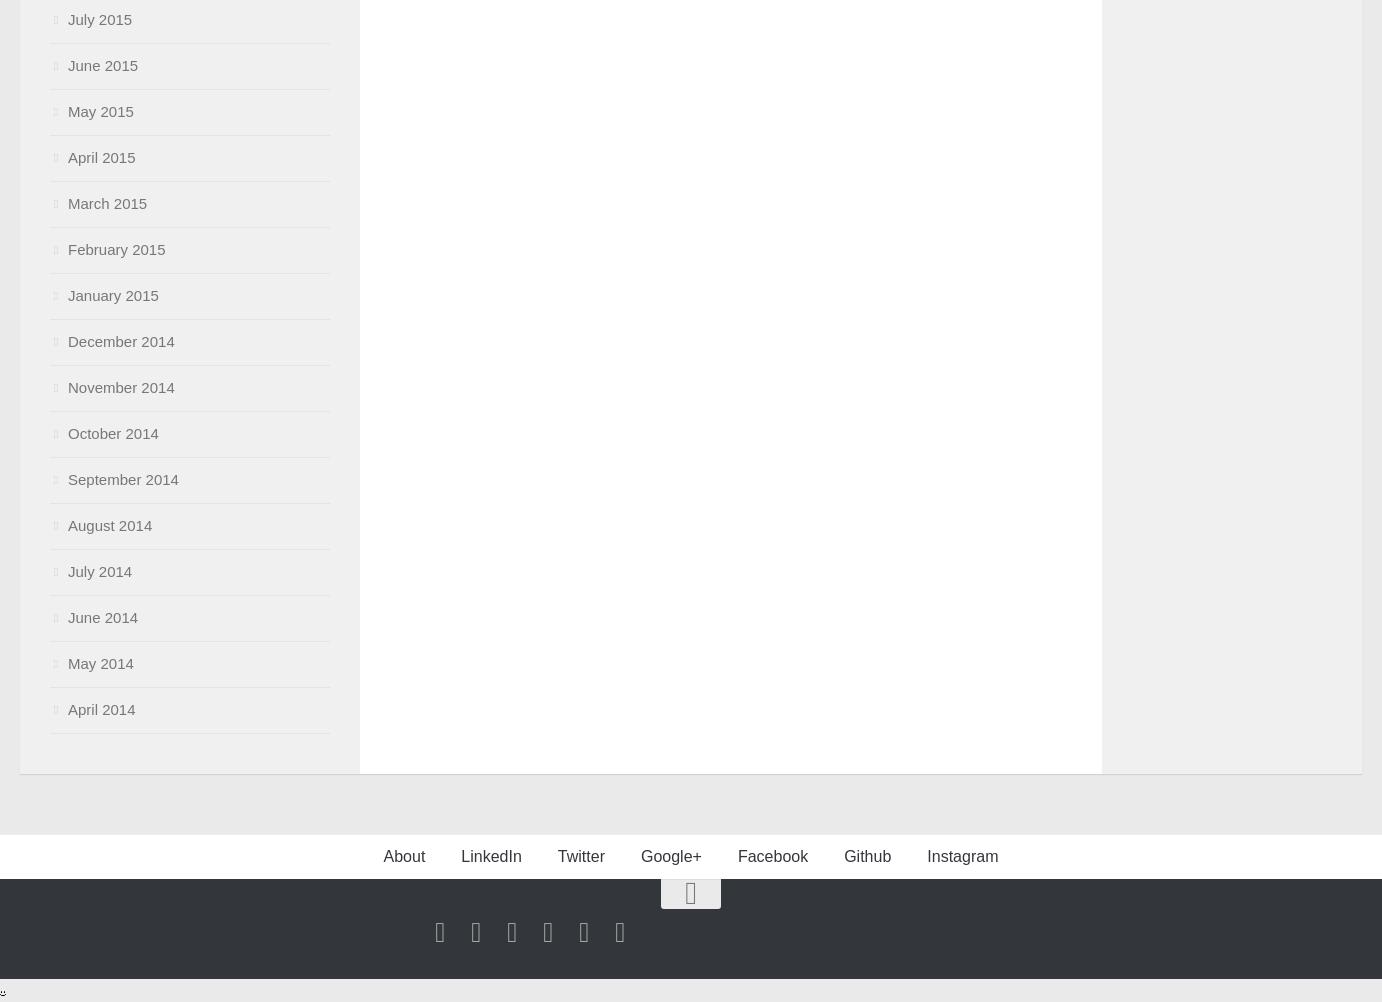 This screenshot has height=1002, width=1382. Describe the element at coordinates (107, 203) in the screenshot. I see `'March 2015'` at that location.